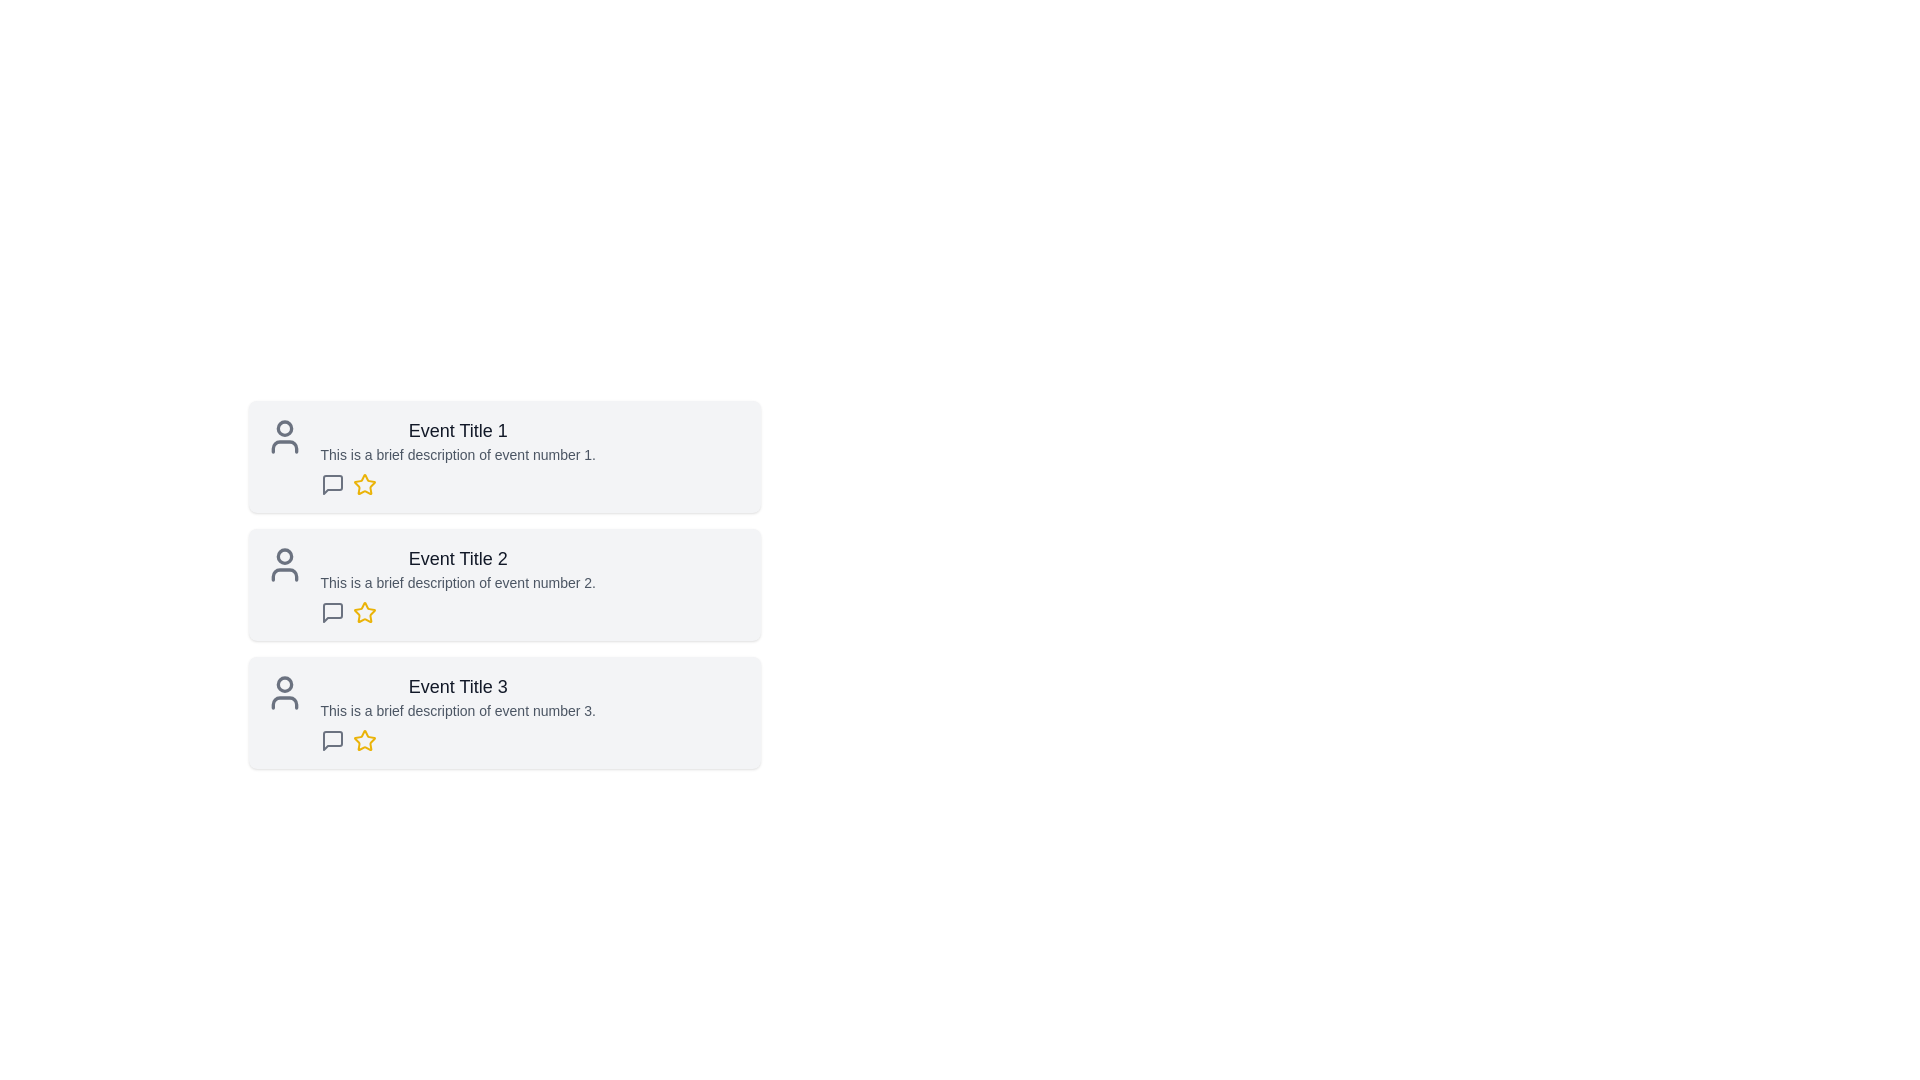 The width and height of the screenshot is (1920, 1080). Describe the element at coordinates (457, 430) in the screenshot. I see `the text label displaying 'Event Title 1', which is a bold, large font style in gray color on a light background, located in the upper part of the first list item` at that location.